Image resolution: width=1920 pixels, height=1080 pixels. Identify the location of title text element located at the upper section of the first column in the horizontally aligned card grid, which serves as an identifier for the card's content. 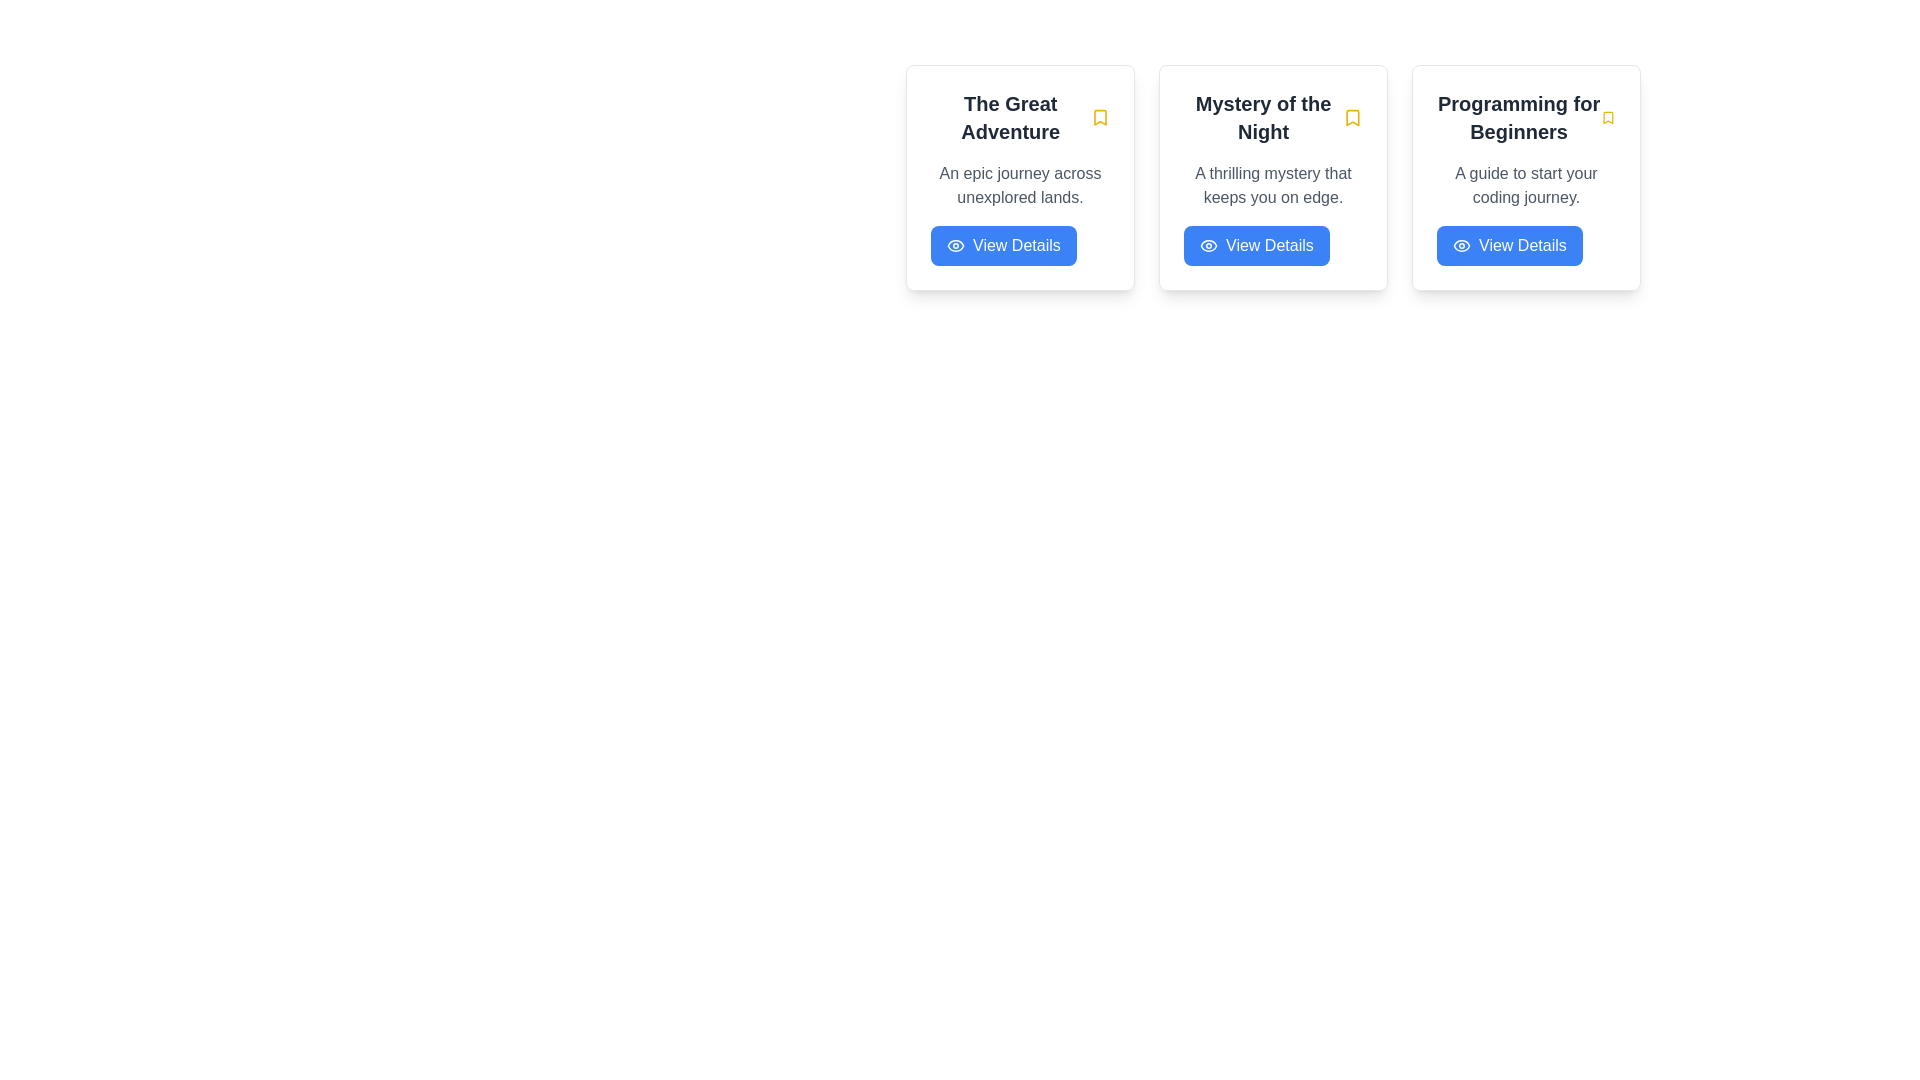
(1020, 118).